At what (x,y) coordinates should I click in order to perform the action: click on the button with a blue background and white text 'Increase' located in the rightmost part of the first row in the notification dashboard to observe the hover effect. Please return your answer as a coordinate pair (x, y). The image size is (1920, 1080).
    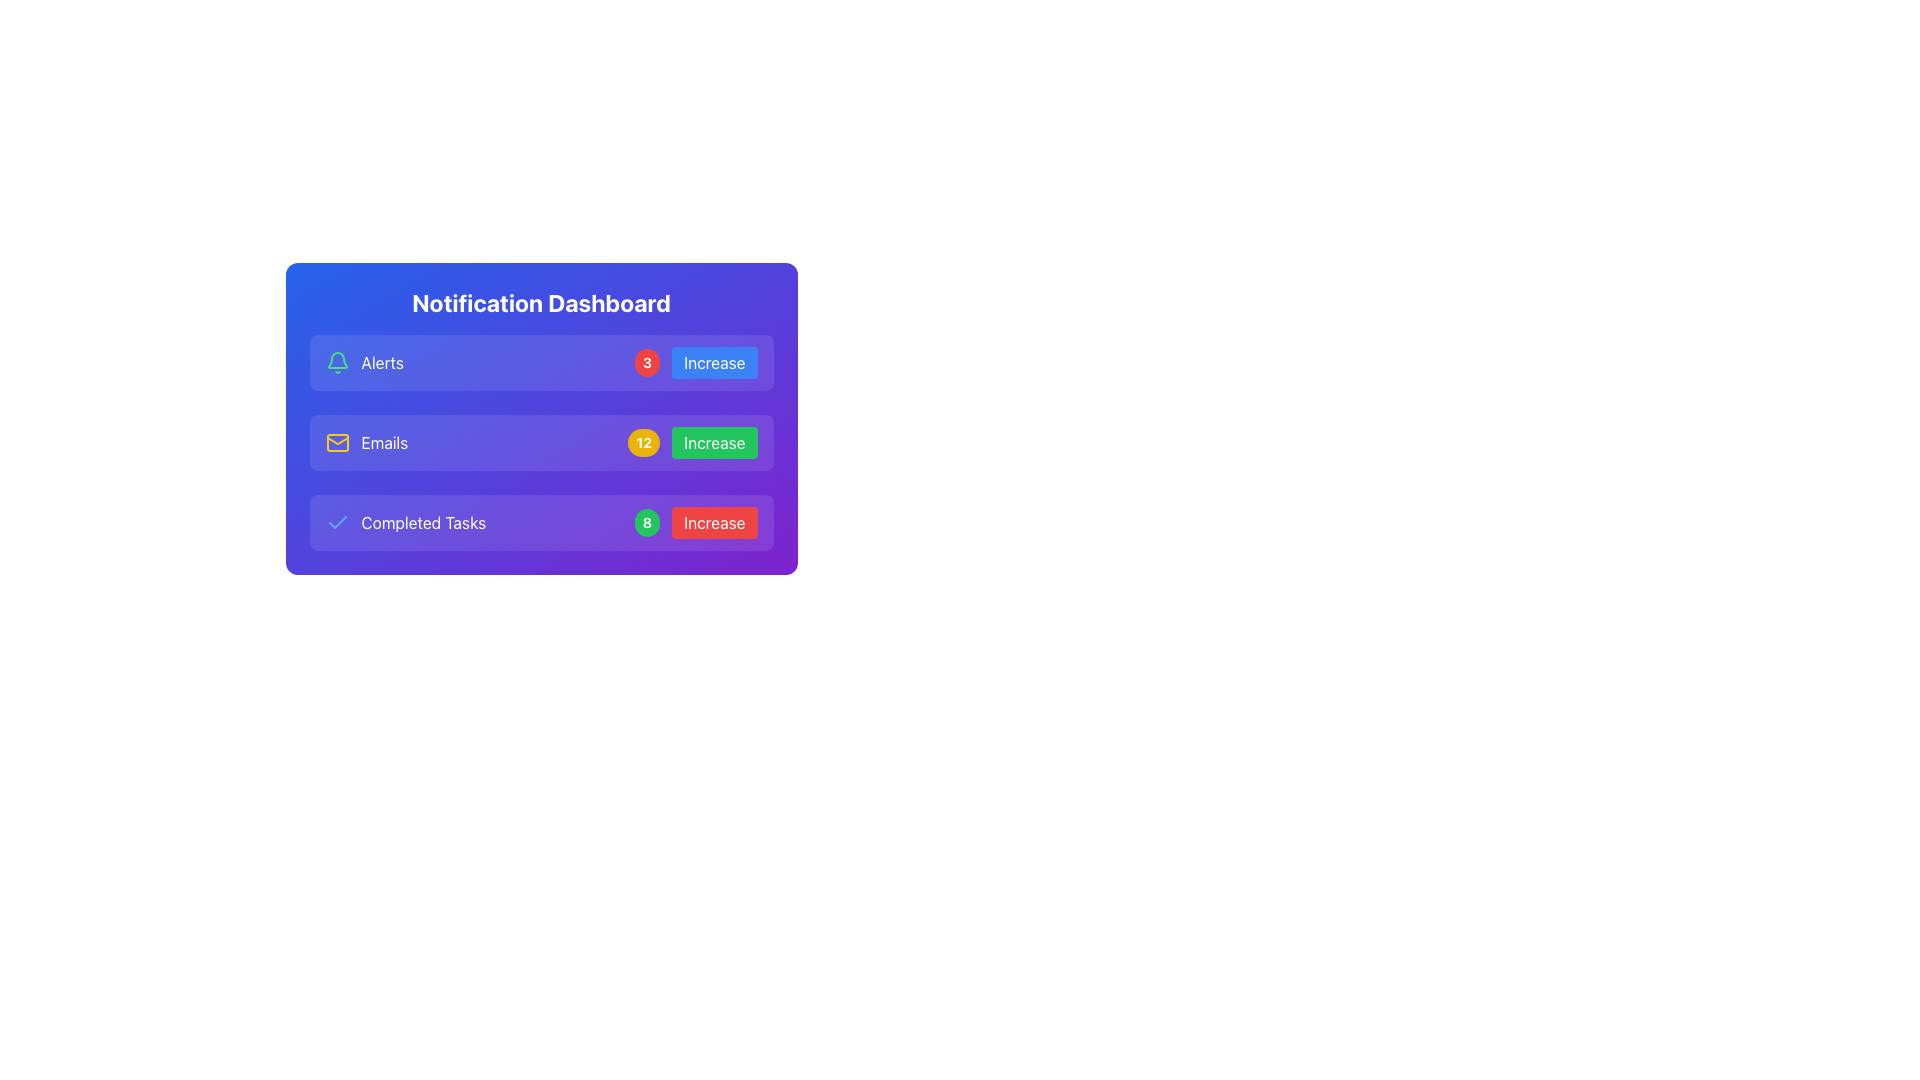
    Looking at the image, I should click on (714, 362).